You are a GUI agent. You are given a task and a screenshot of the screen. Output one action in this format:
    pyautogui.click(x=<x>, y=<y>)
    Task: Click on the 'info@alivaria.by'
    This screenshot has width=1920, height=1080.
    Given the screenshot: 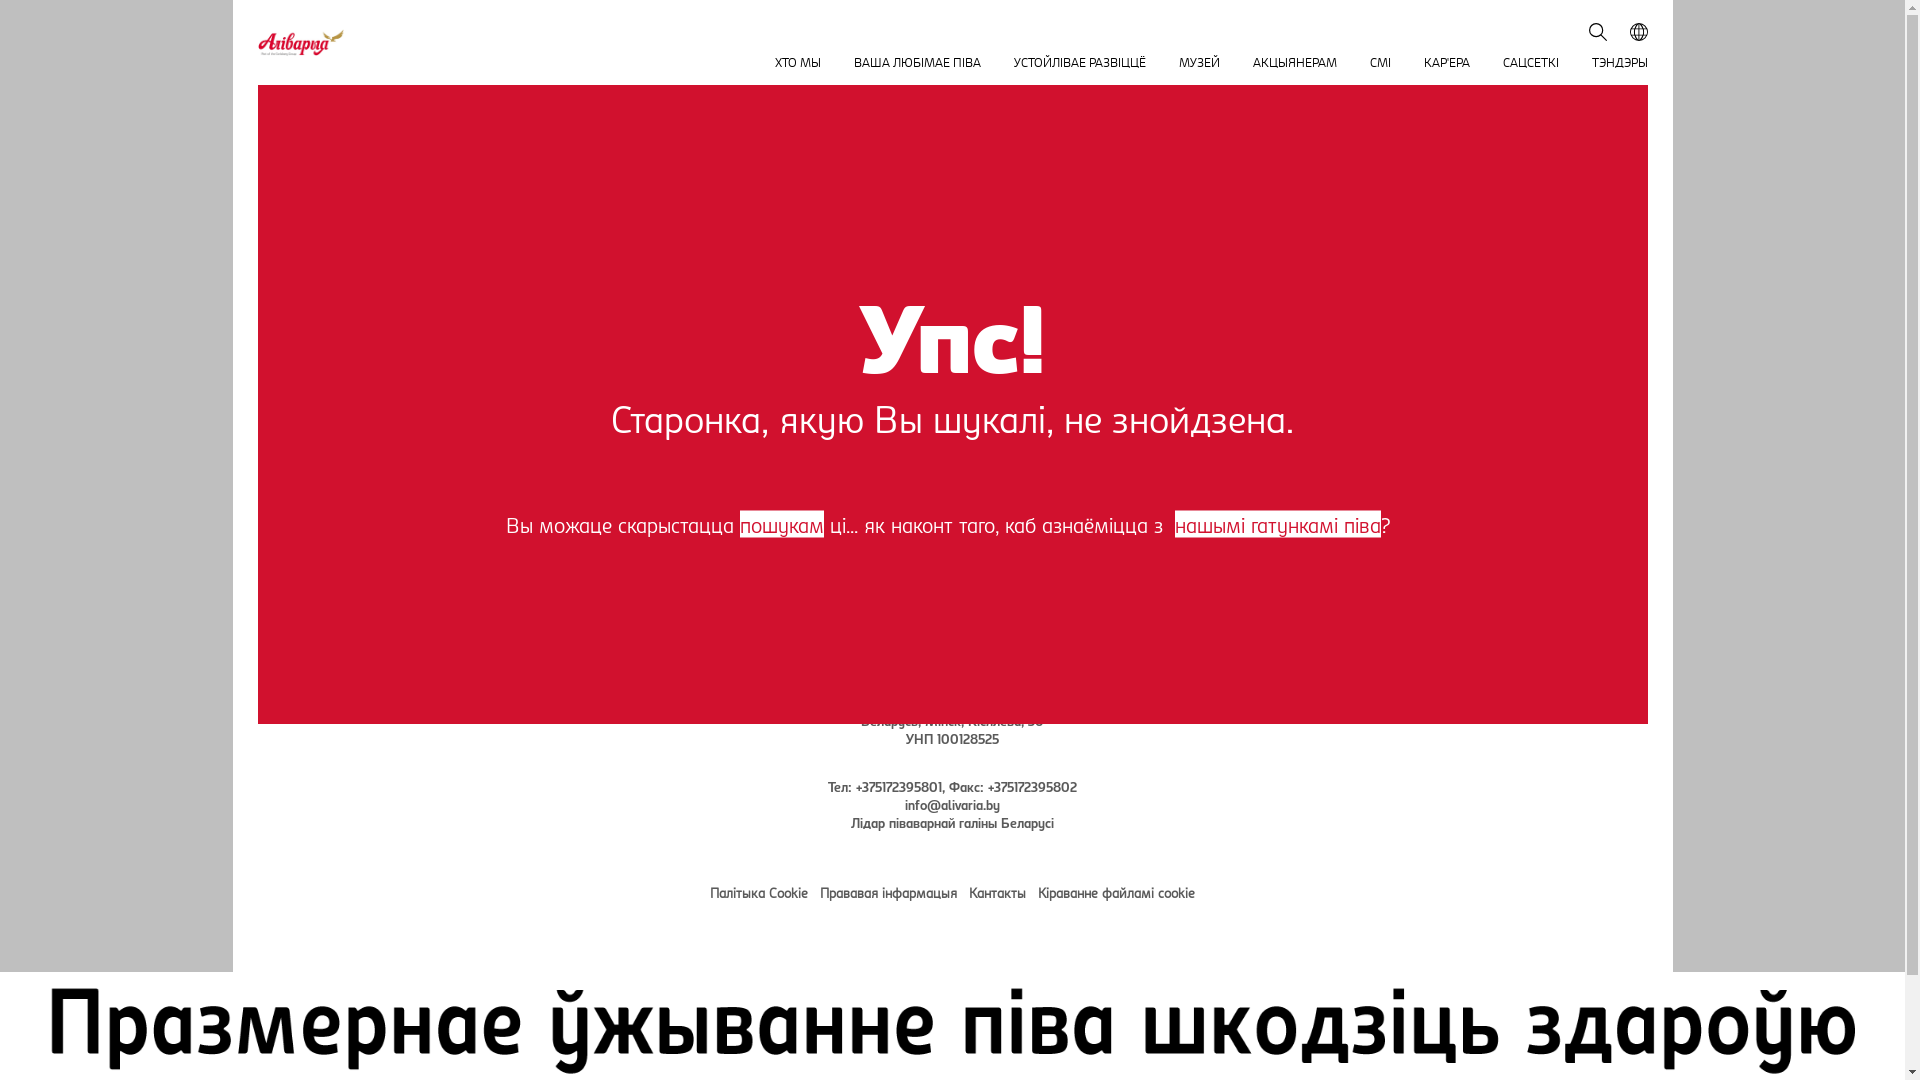 What is the action you would take?
    pyautogui.click(x=951, y=802)
    